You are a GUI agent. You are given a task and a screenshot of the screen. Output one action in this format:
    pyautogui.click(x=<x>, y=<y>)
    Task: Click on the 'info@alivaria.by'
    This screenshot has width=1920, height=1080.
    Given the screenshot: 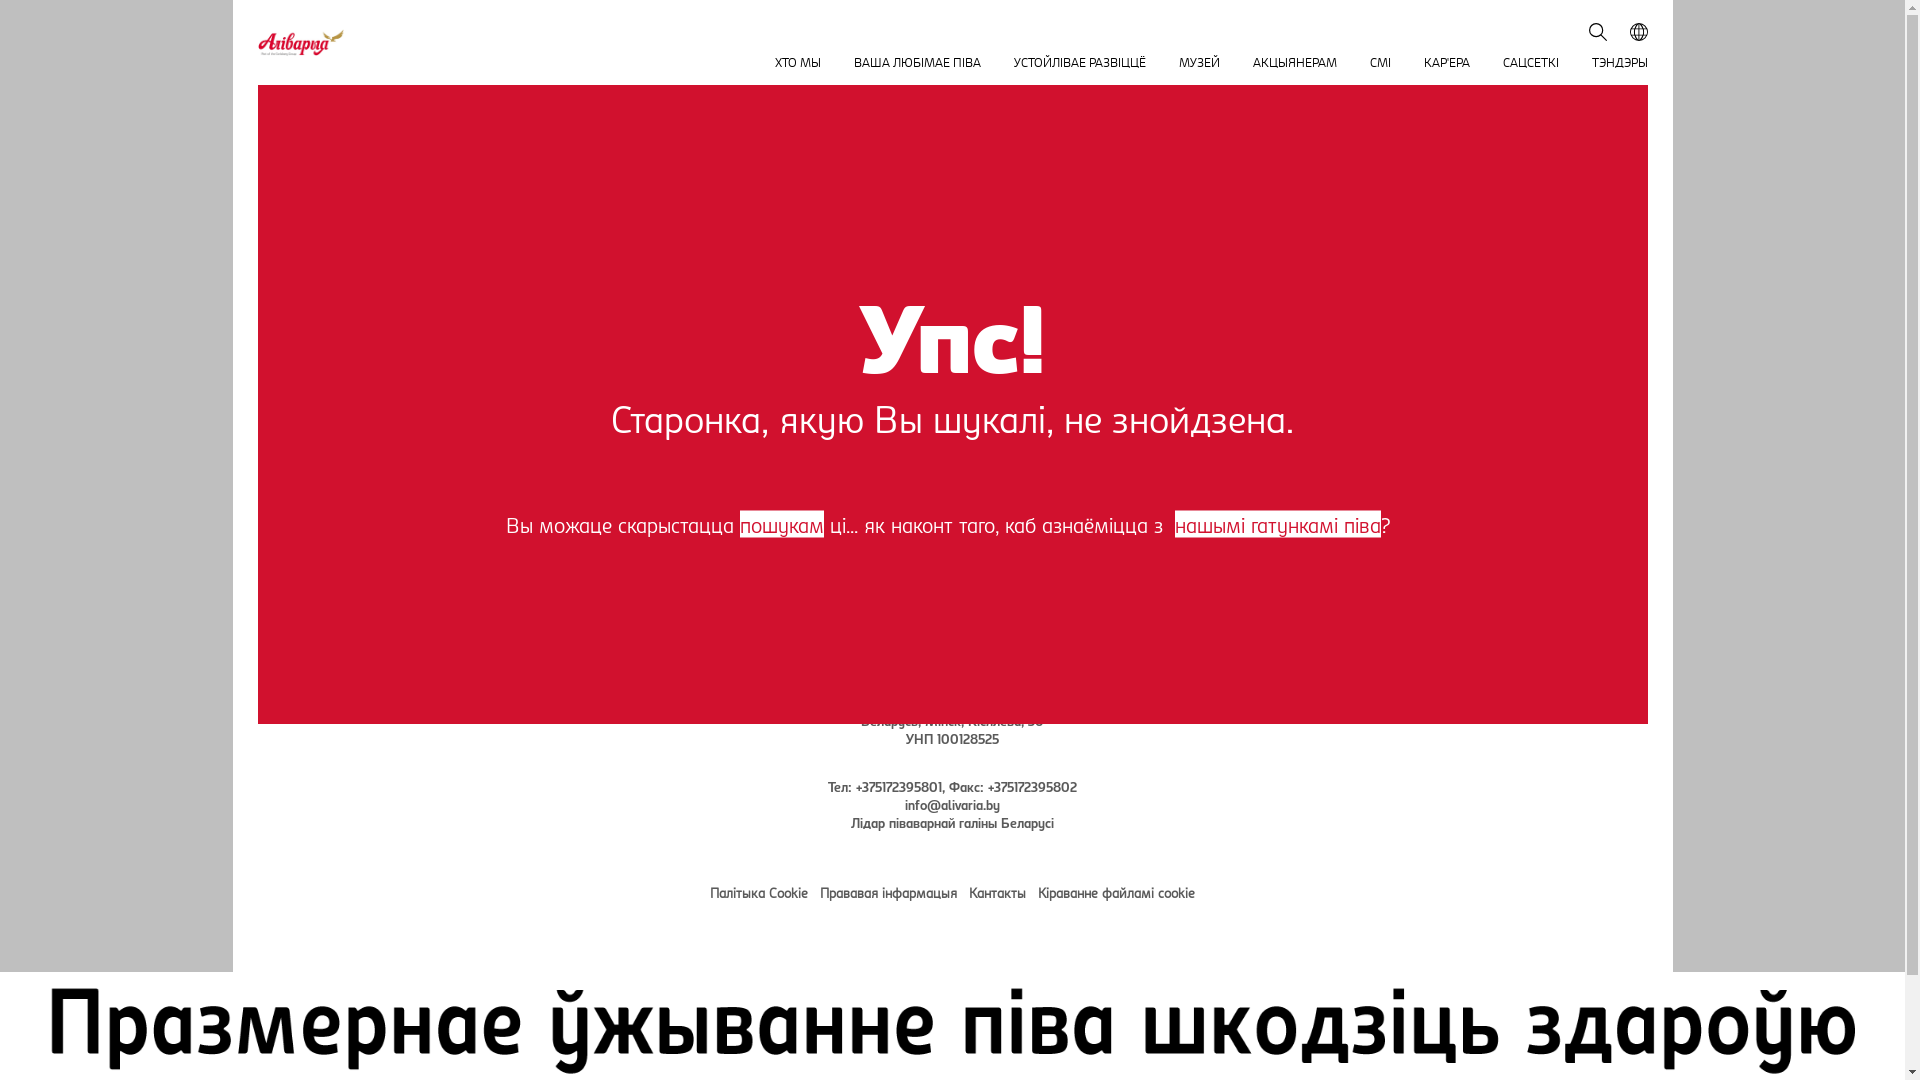 What is the action you would take?
    pyautogui.click(x=951, y=802)
    